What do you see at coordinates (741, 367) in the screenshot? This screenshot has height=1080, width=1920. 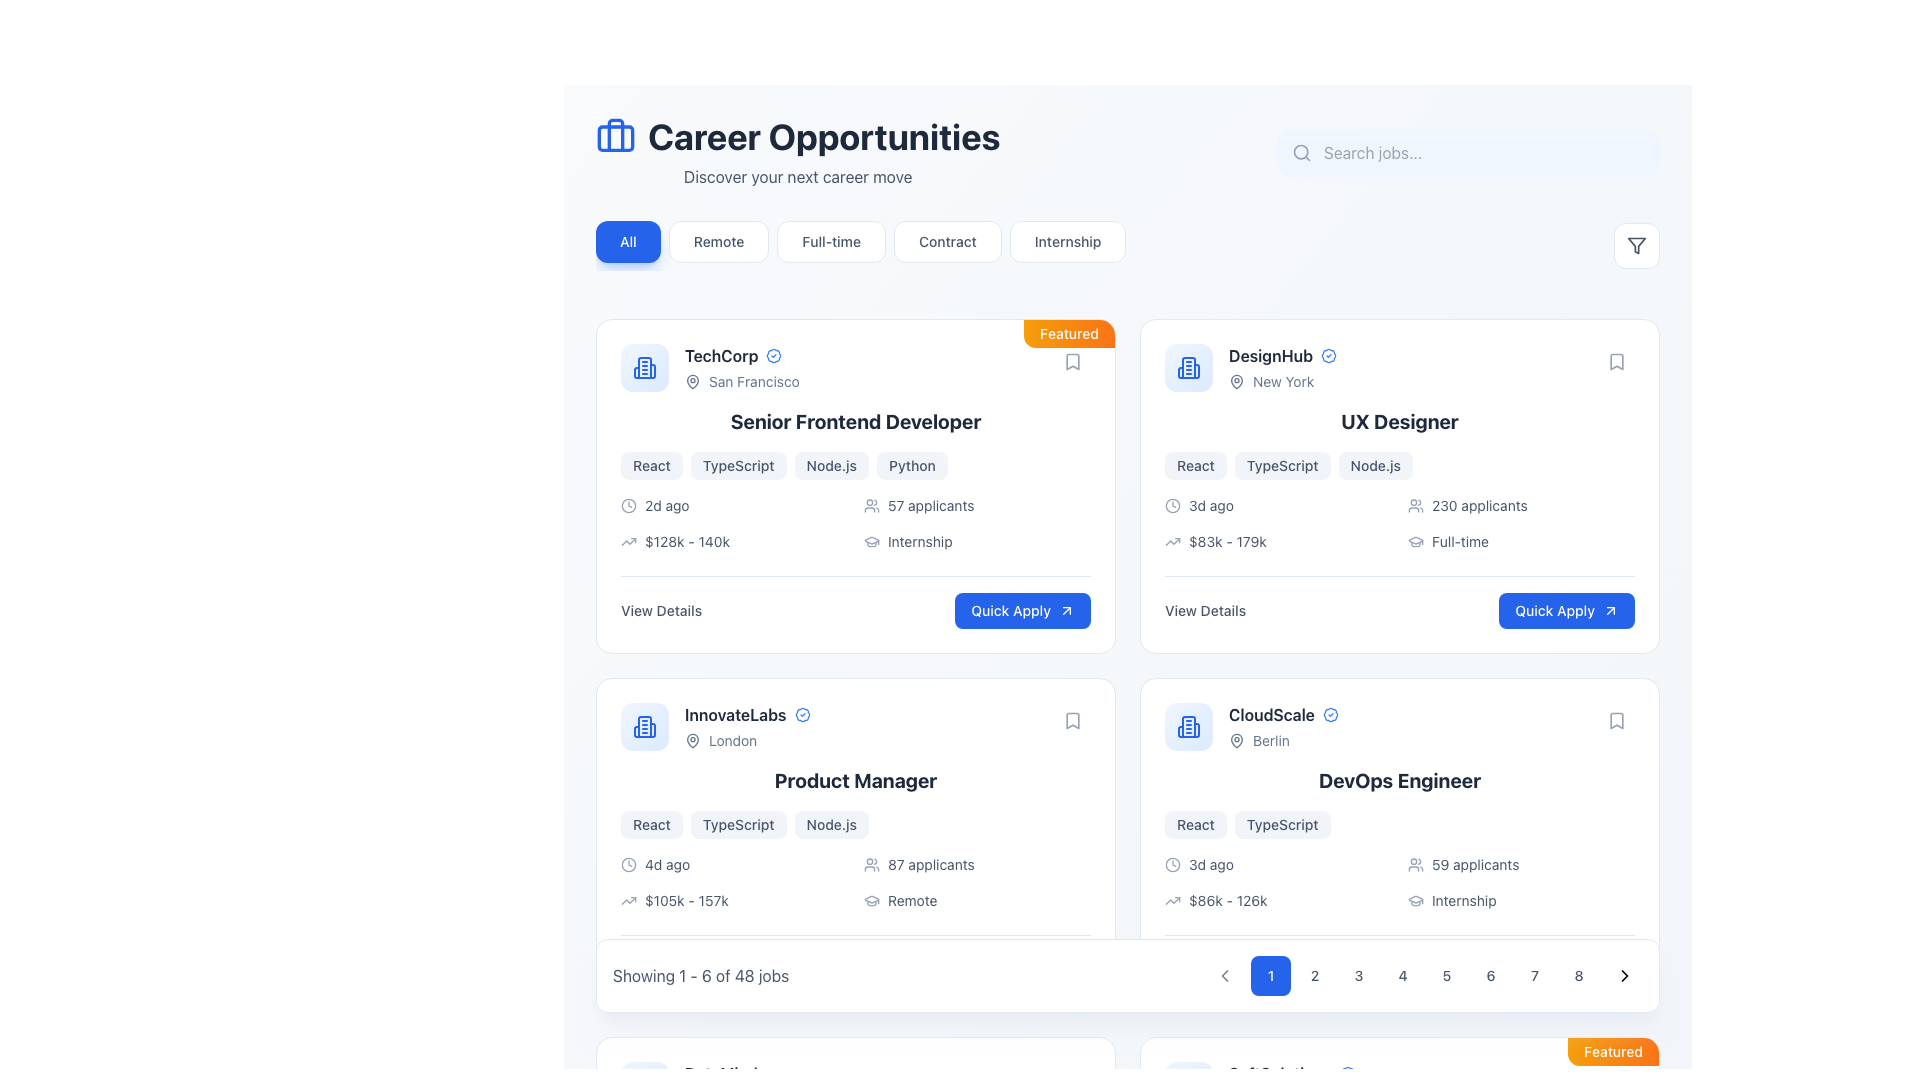 I see `the compound text element displaying 'TechCorp' with a verified badge icon, located in the upper-left area of the job posting card for 'Senior Frontend Developer'` at bounding box center [741, 367].